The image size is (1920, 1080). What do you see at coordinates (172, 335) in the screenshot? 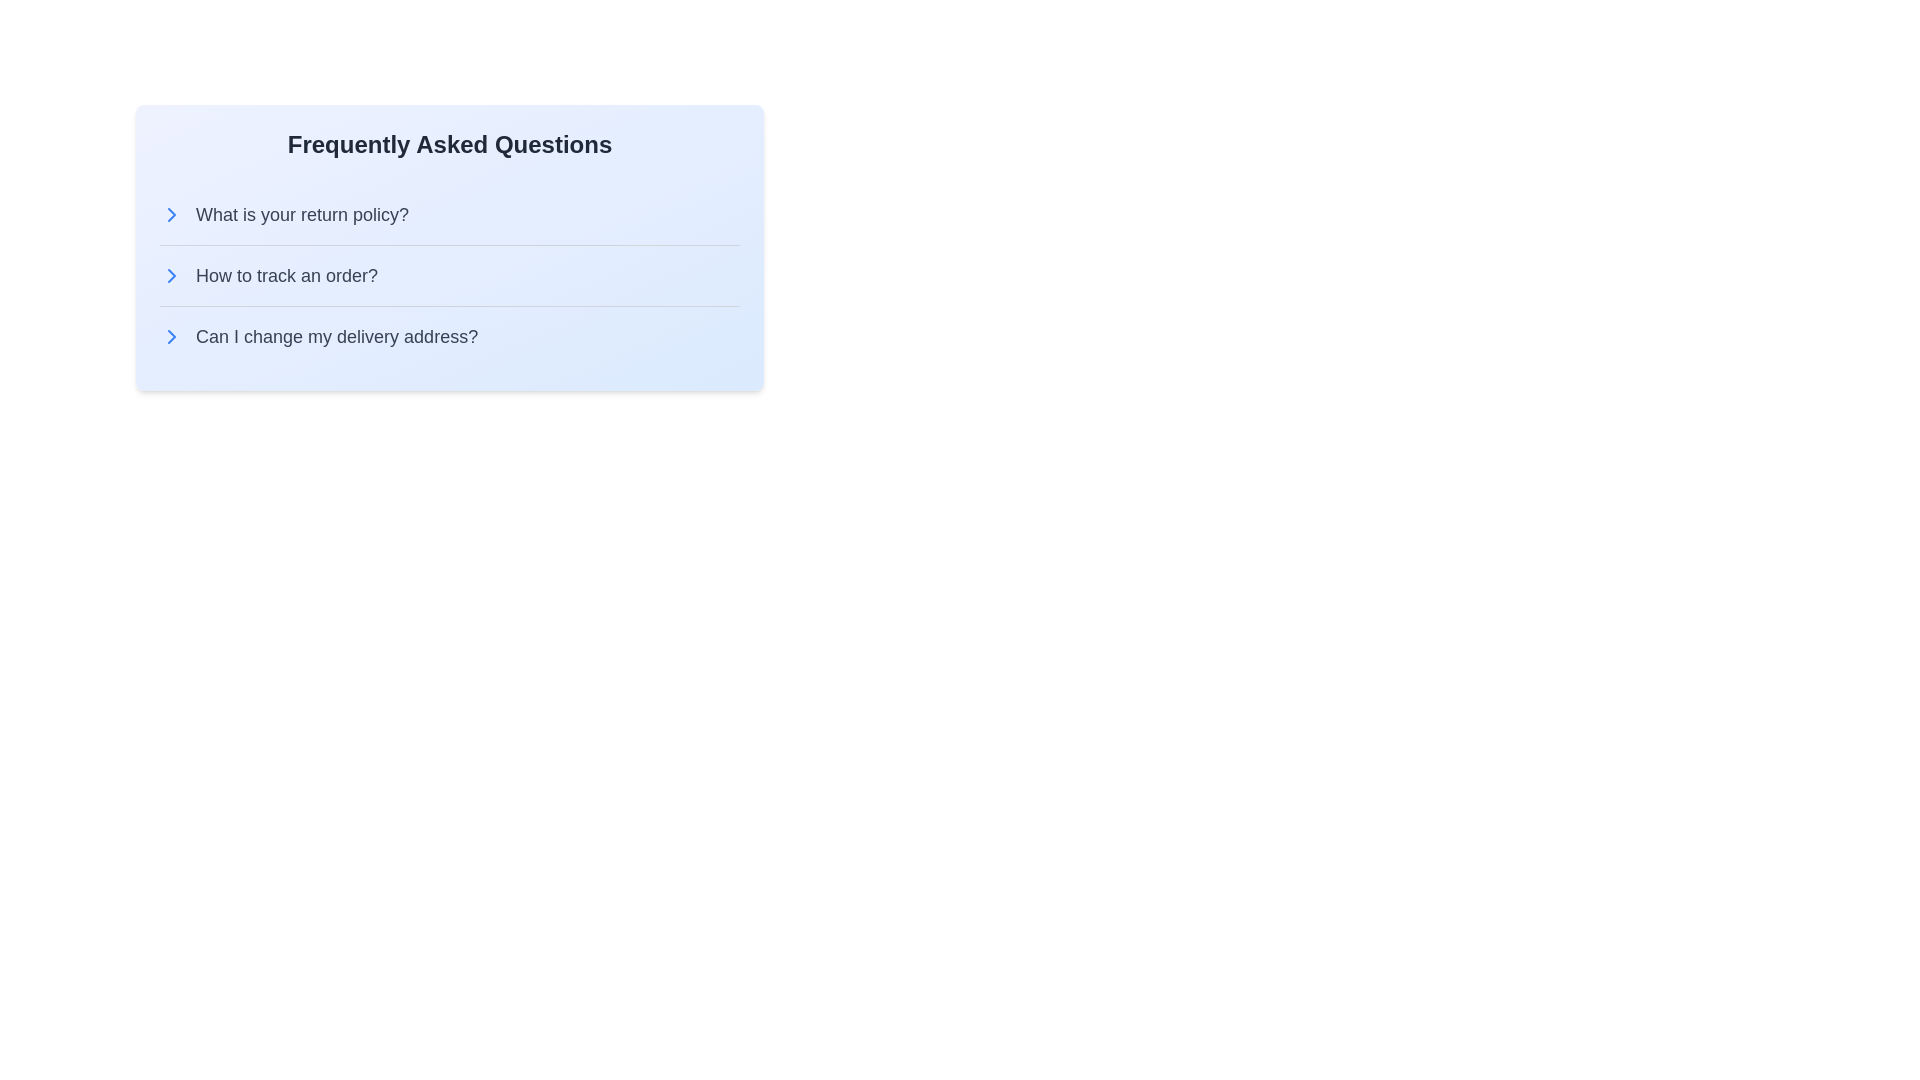
I see `the question text associated with the right-pointing arrow icon, which is the third item in the list labeled 'Can I change my delivery address?'` at bounding box center [172, 335].